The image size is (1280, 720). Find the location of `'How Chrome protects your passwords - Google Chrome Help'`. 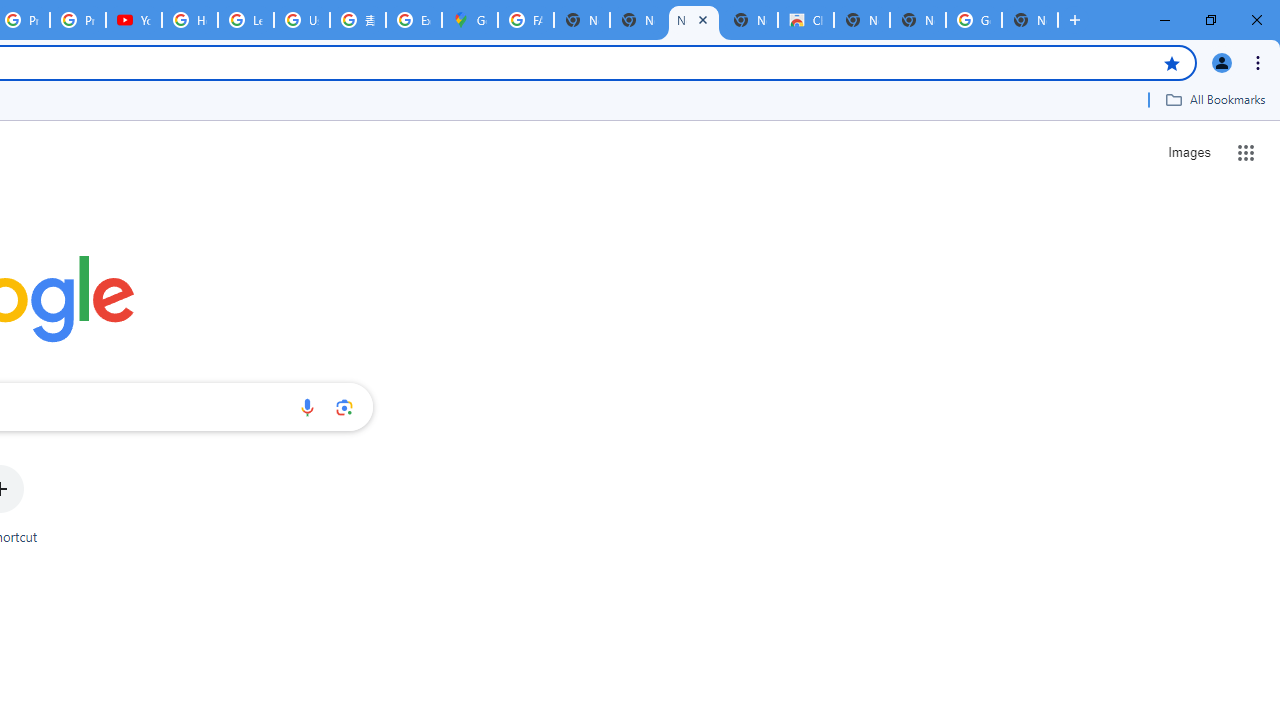

'How Chrome protects your passwords - Google Chrome Help' is located at coordinates (190, 20).